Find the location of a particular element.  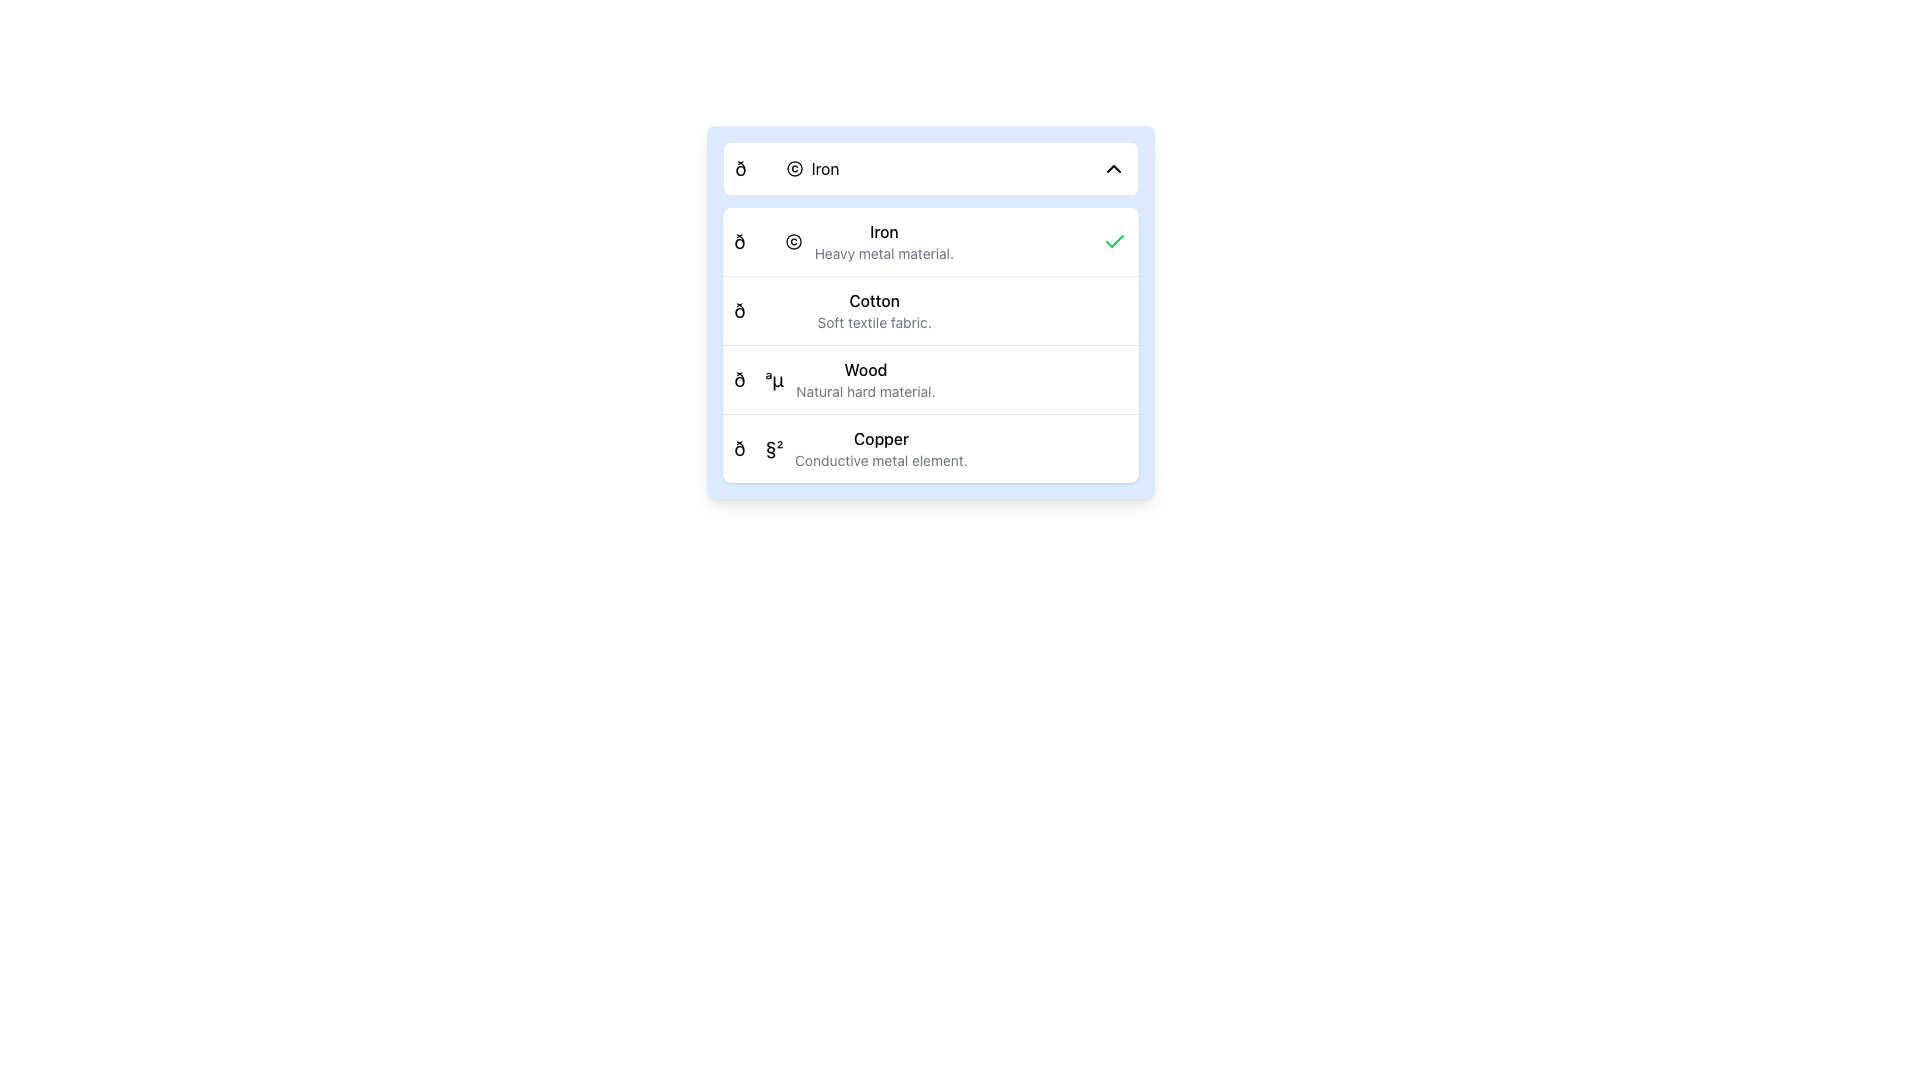

description text 'Conductive metal element.' from the Label displaying 'Copper' with an icon and decorative character is located at coordinates (851, 447).